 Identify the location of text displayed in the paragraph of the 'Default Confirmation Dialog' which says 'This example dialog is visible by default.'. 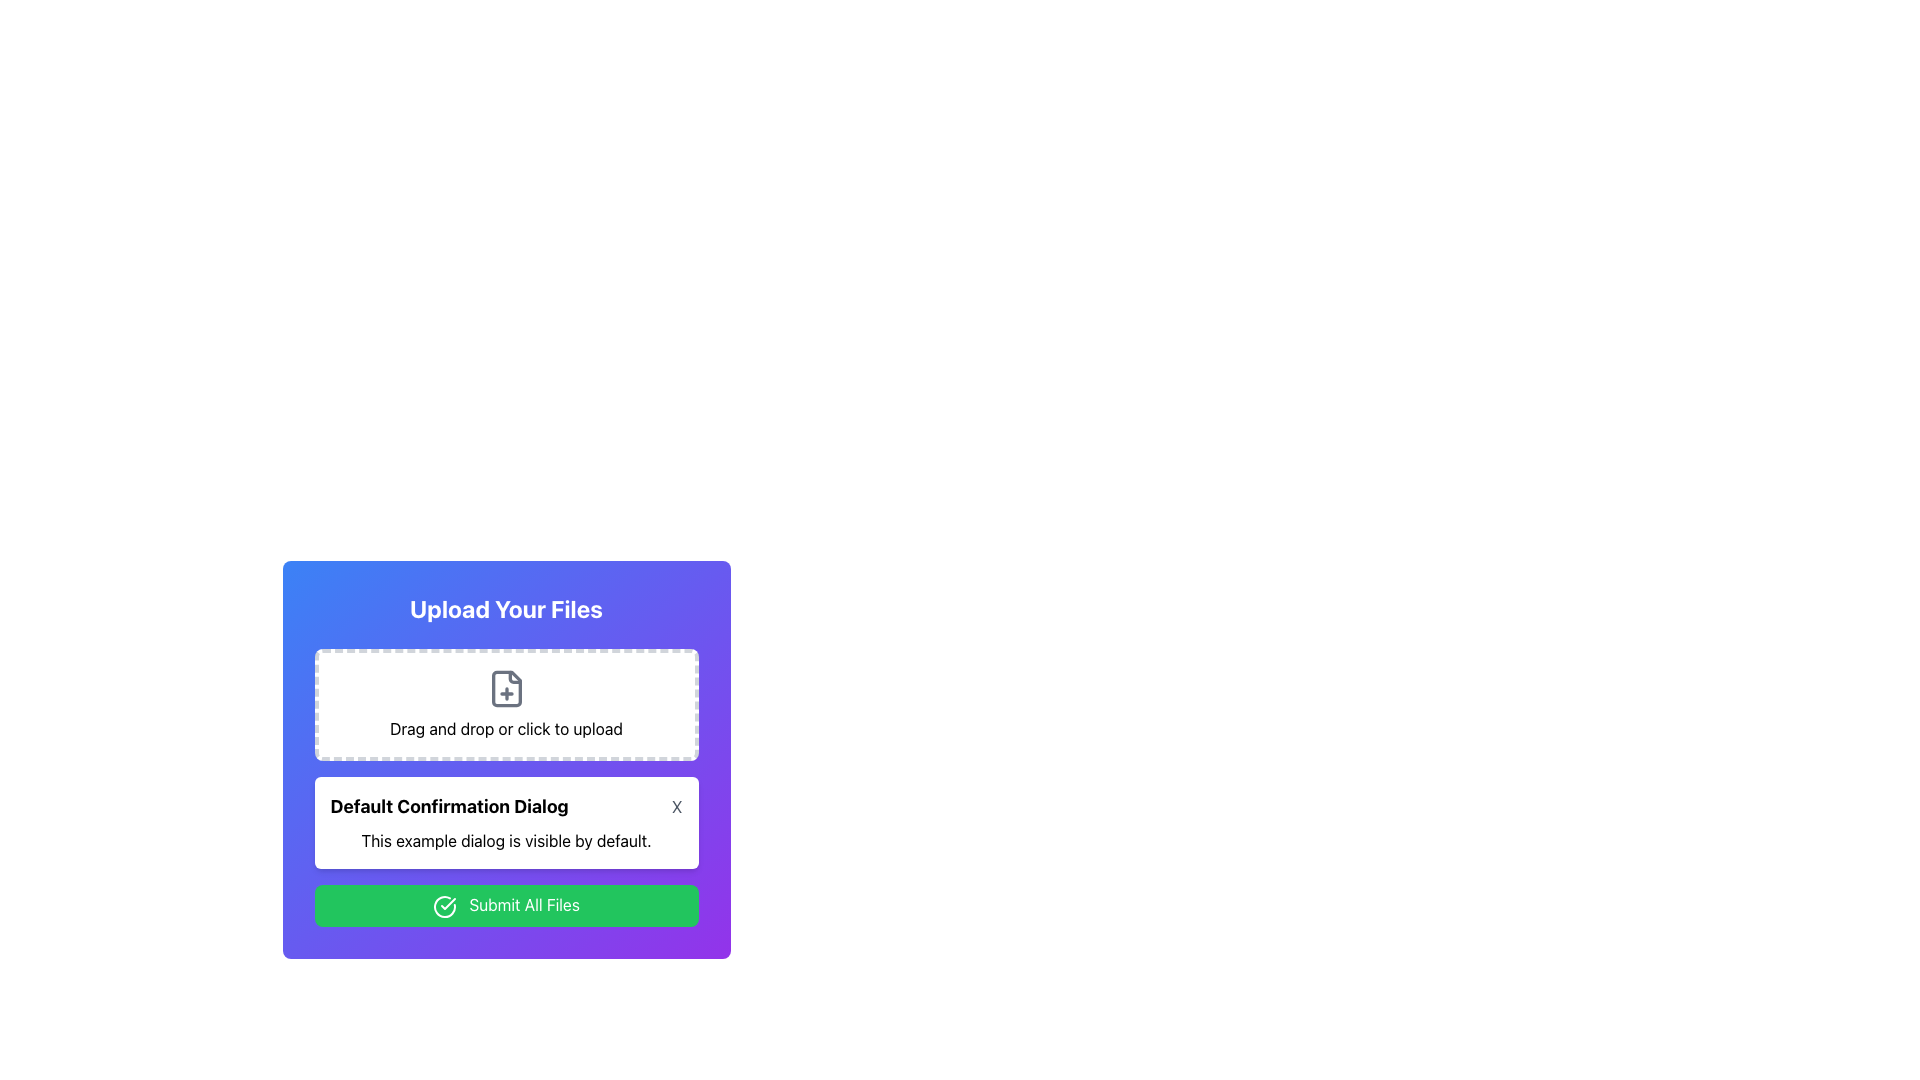
(506, 840).